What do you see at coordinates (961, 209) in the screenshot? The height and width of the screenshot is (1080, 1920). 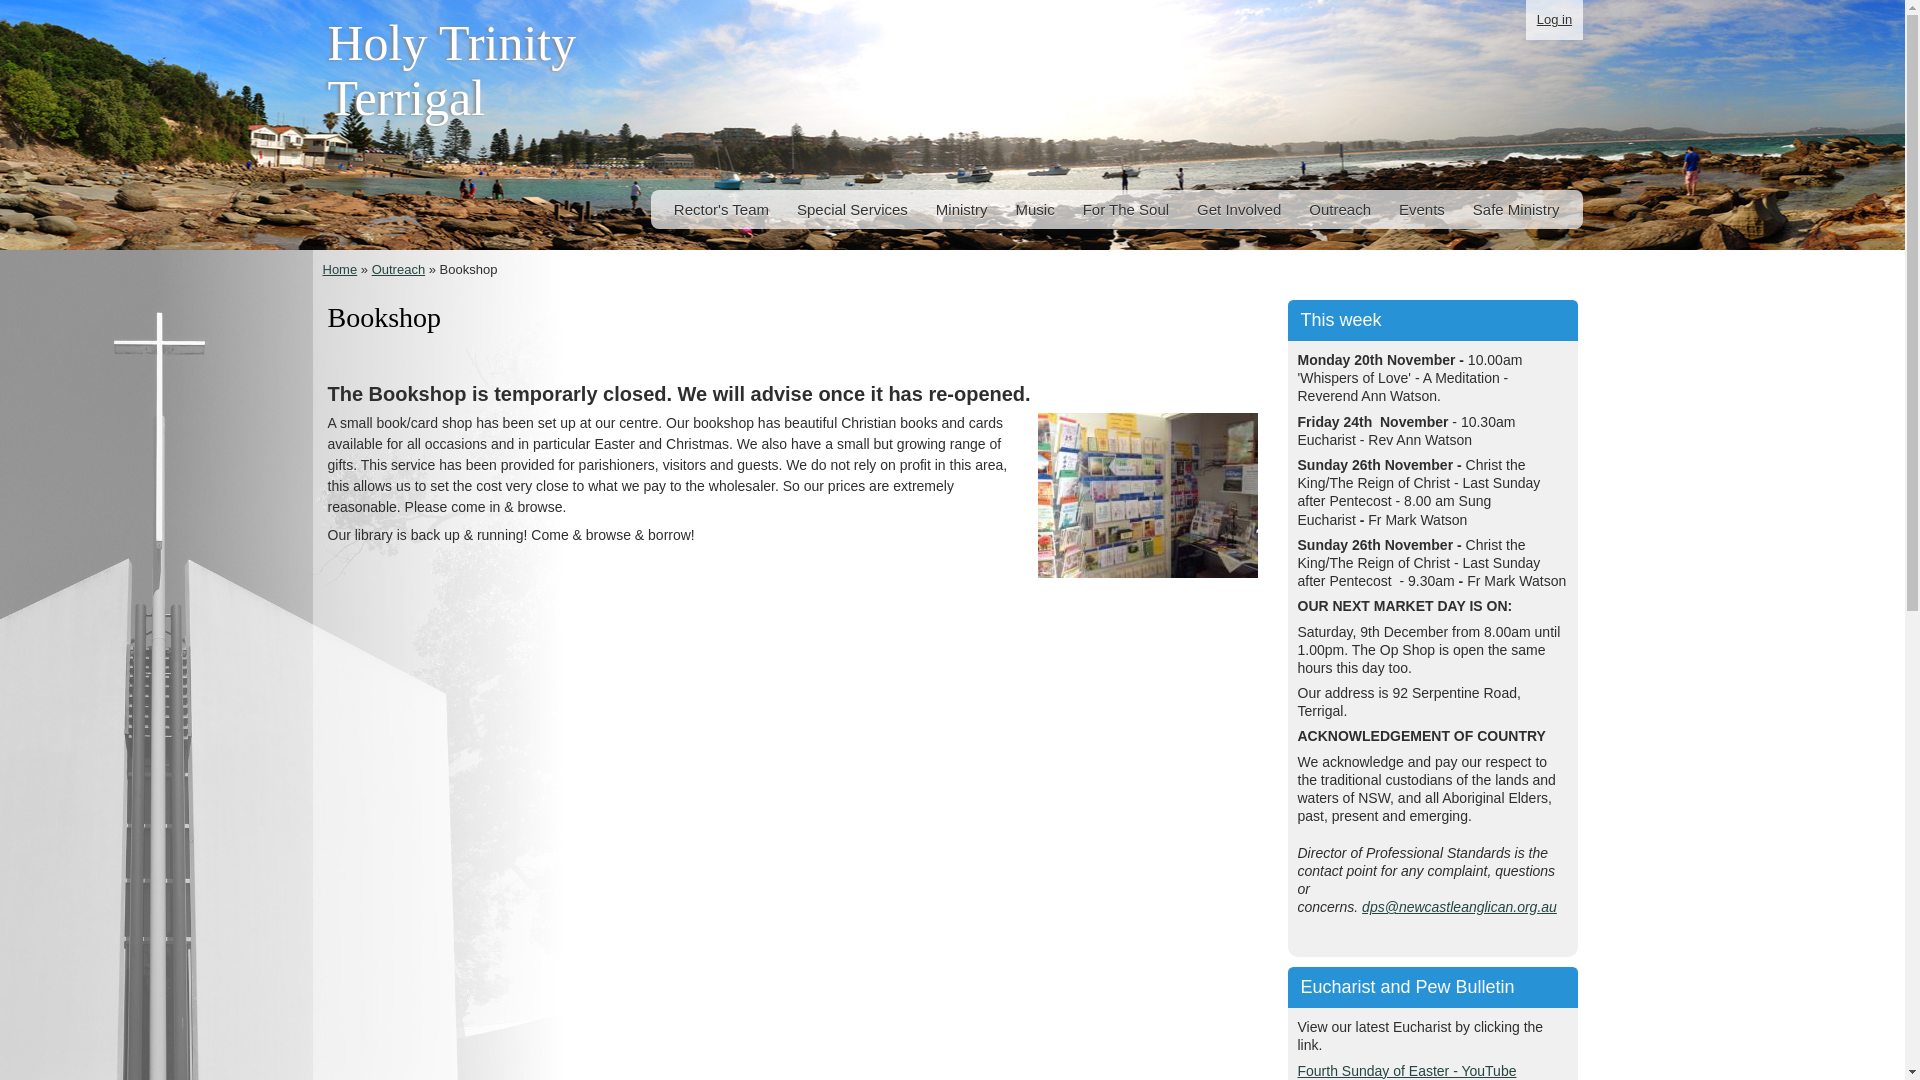 I see `'Ministry'` at bounding box center [961, 209].